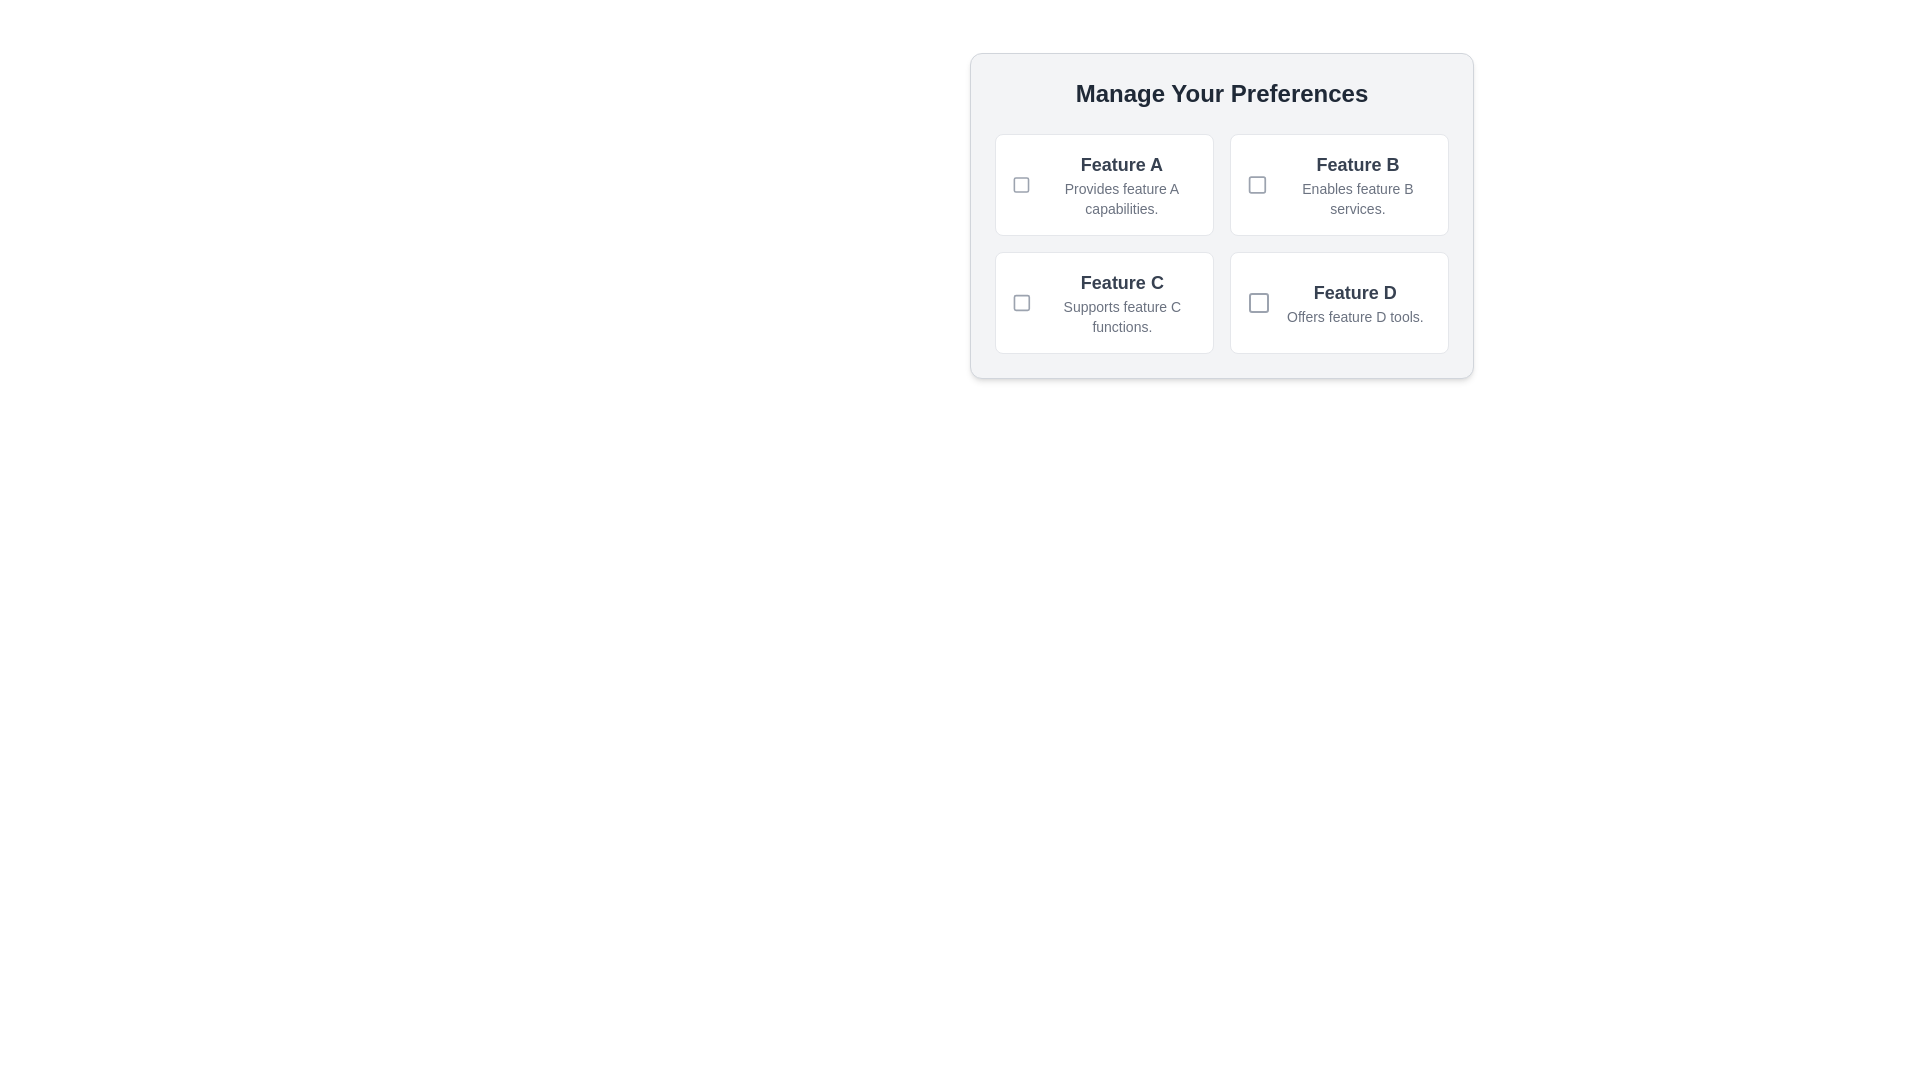 This screenshot has height=1080, width=1920. I want to click on the decorative icon representing 'Feature C' located at the top-left corner of the 'Feature C' card, so click(1021, 303).